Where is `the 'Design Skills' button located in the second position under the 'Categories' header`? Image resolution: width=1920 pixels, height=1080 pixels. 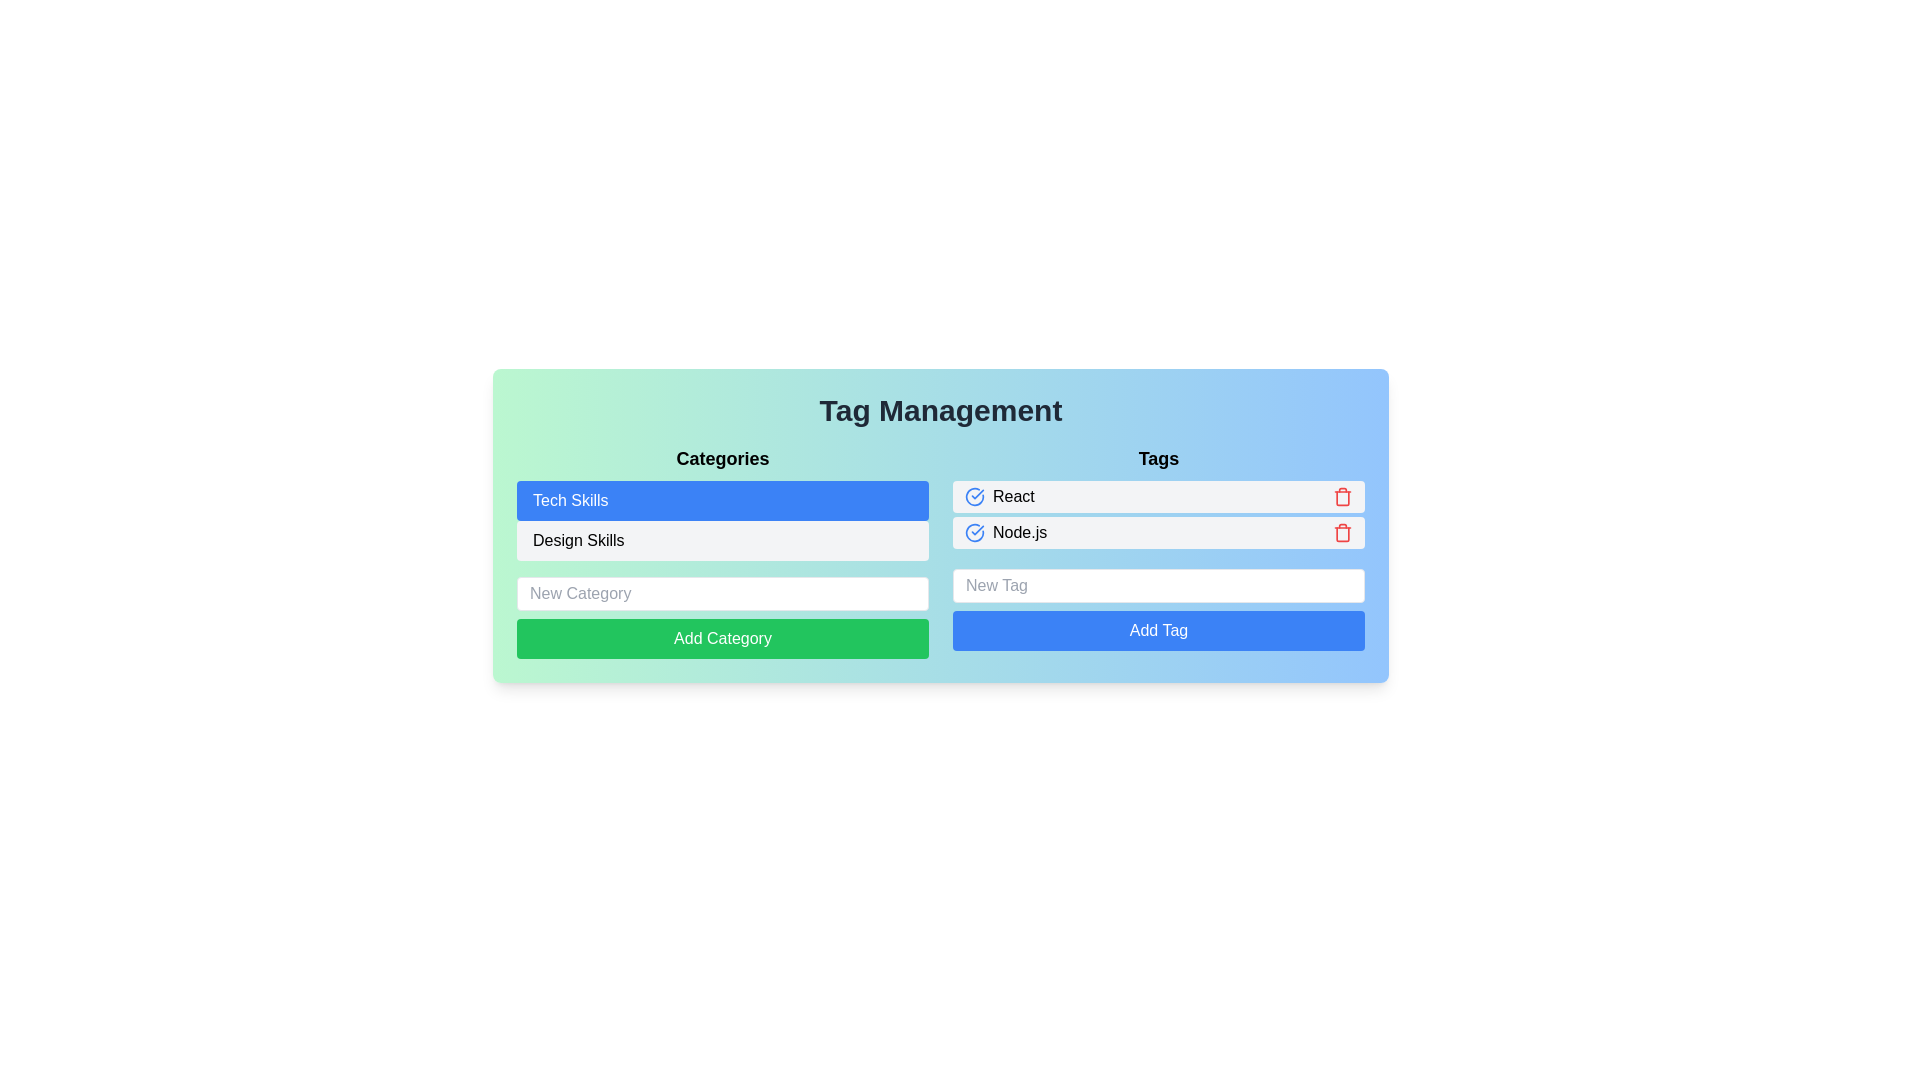 the 'Design Skills' button located in the second position under the 'Categories' header is located at coordinates (722, 551).